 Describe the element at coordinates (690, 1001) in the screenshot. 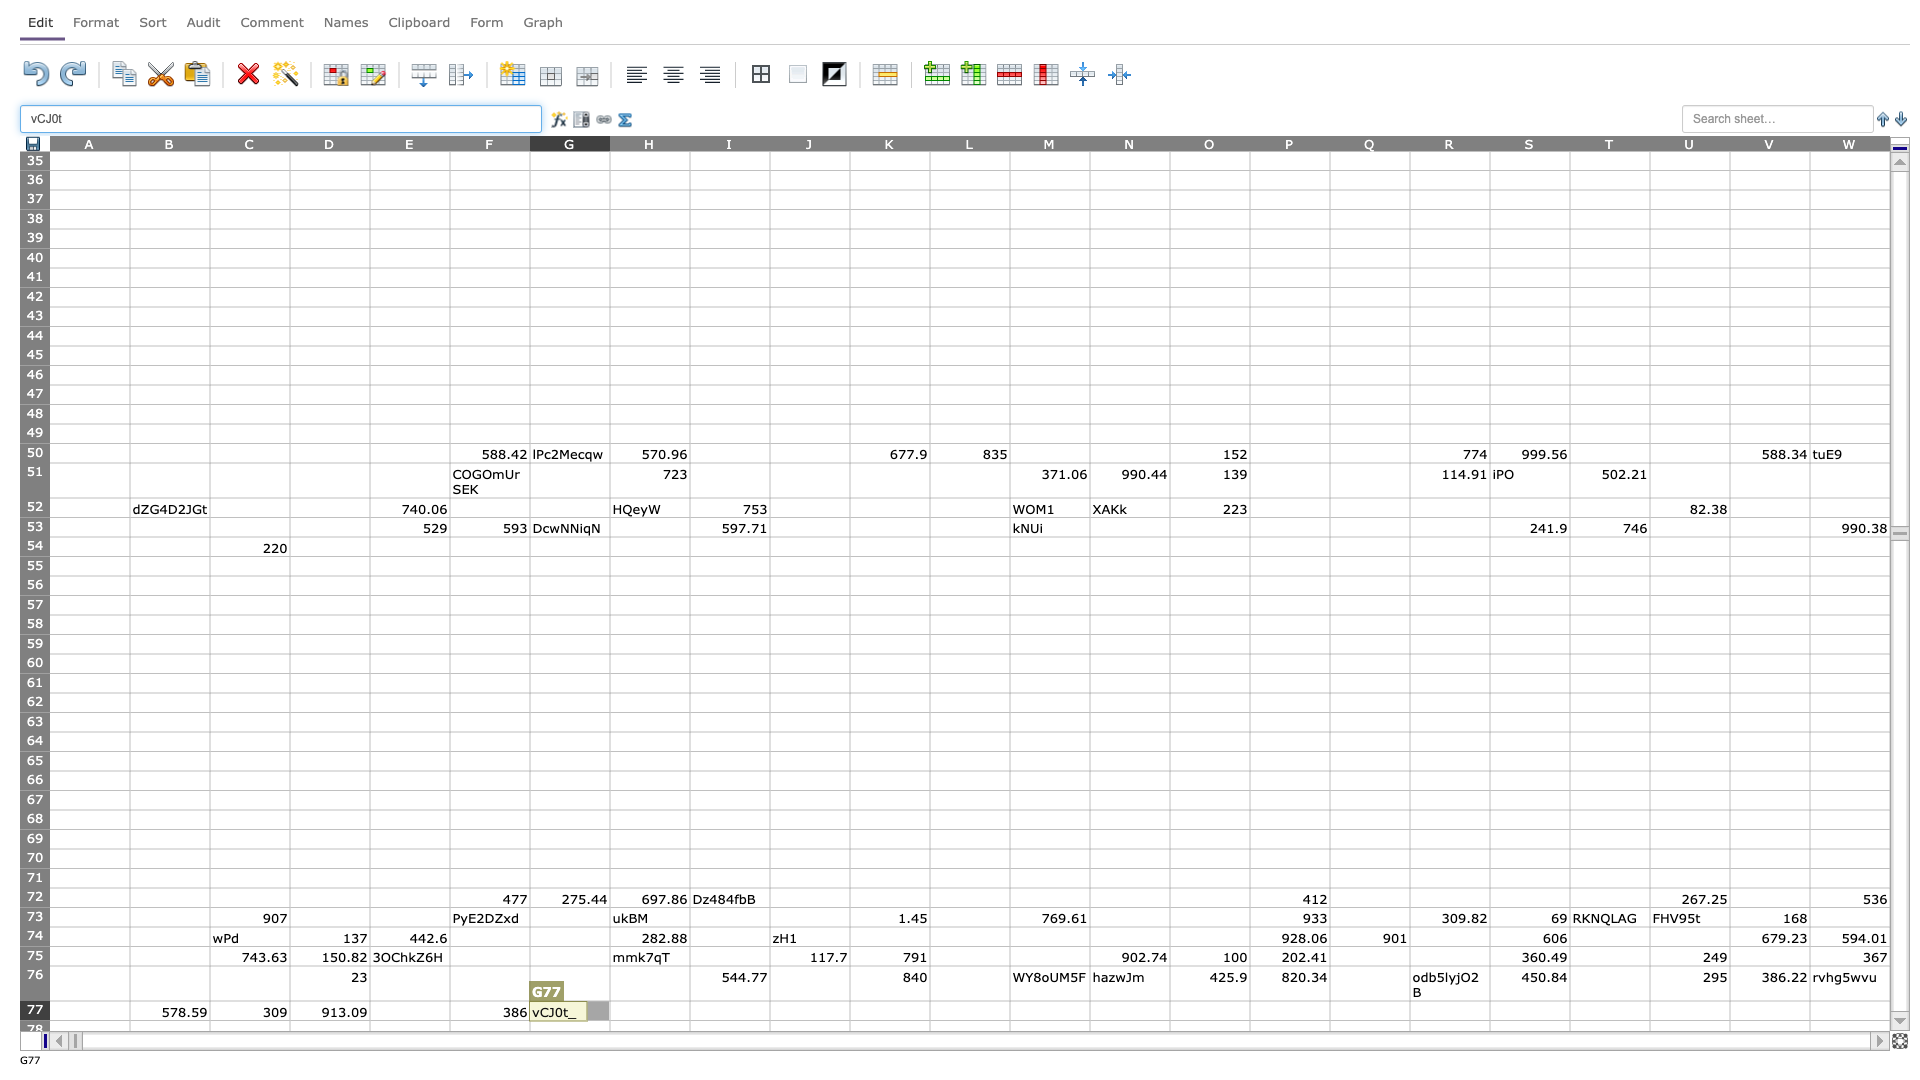

I see `Top left corner of cell I-77` at that location.